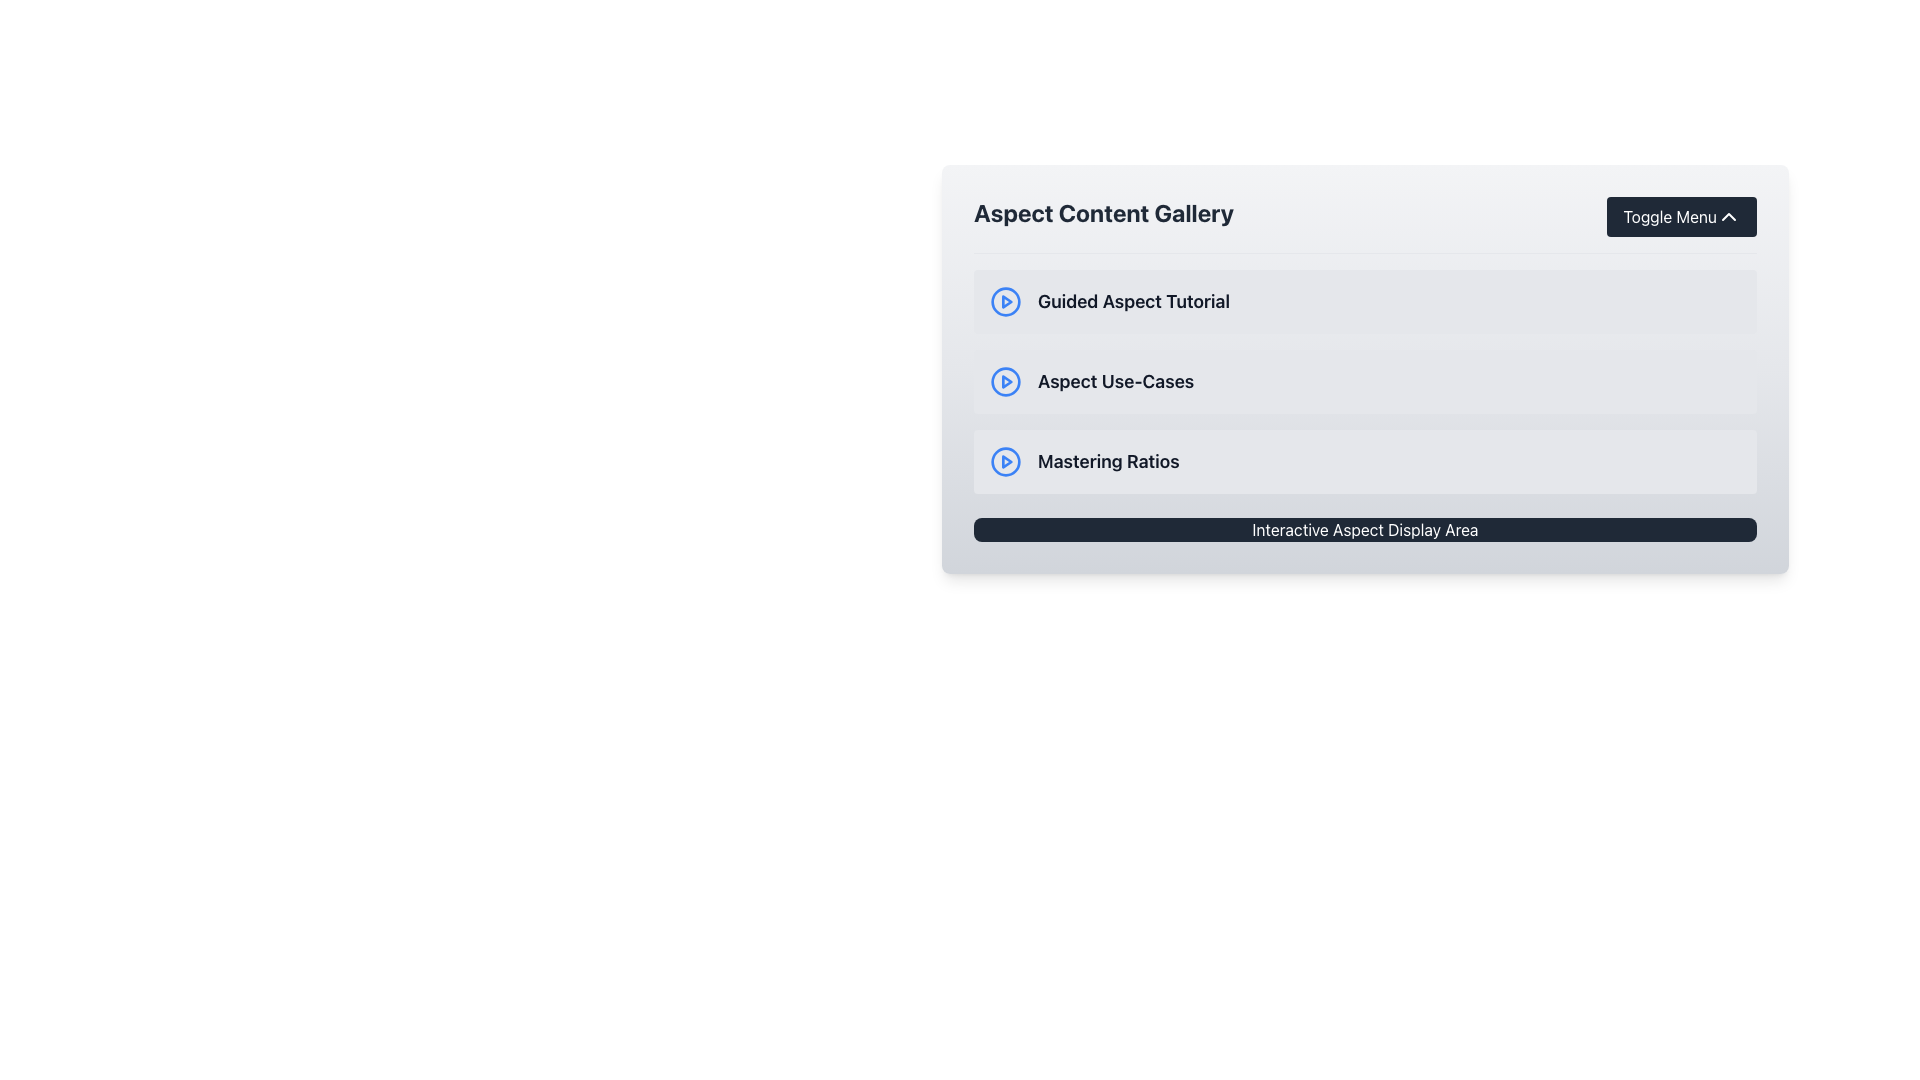  Describe the element at coordinates (1727, 216) in the screenshot. I see `the interactive icon indicating the 'Toggle Menu' functionality` at that location.